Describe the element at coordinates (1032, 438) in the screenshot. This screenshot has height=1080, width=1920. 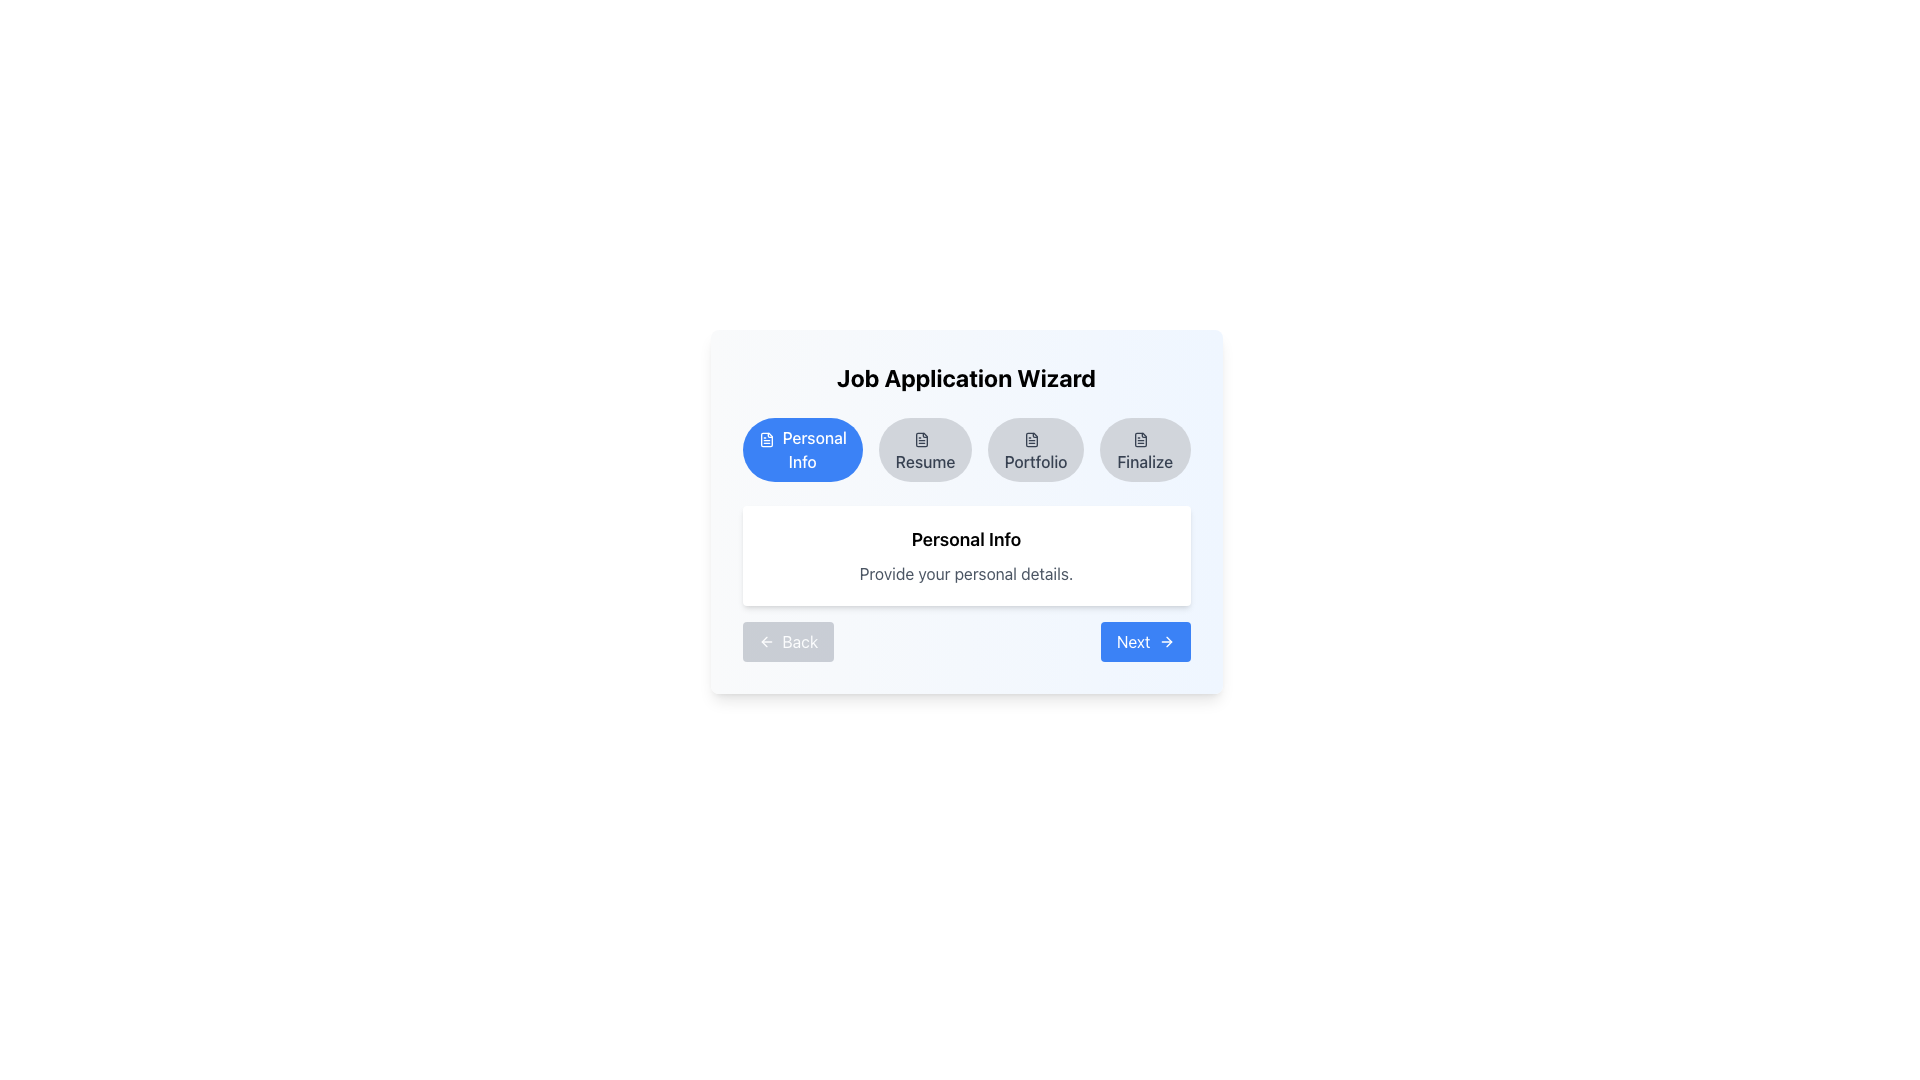
I see `the 'Portfolio' icon within the Job Application Wizard progress indicator for visual cues` at that location.